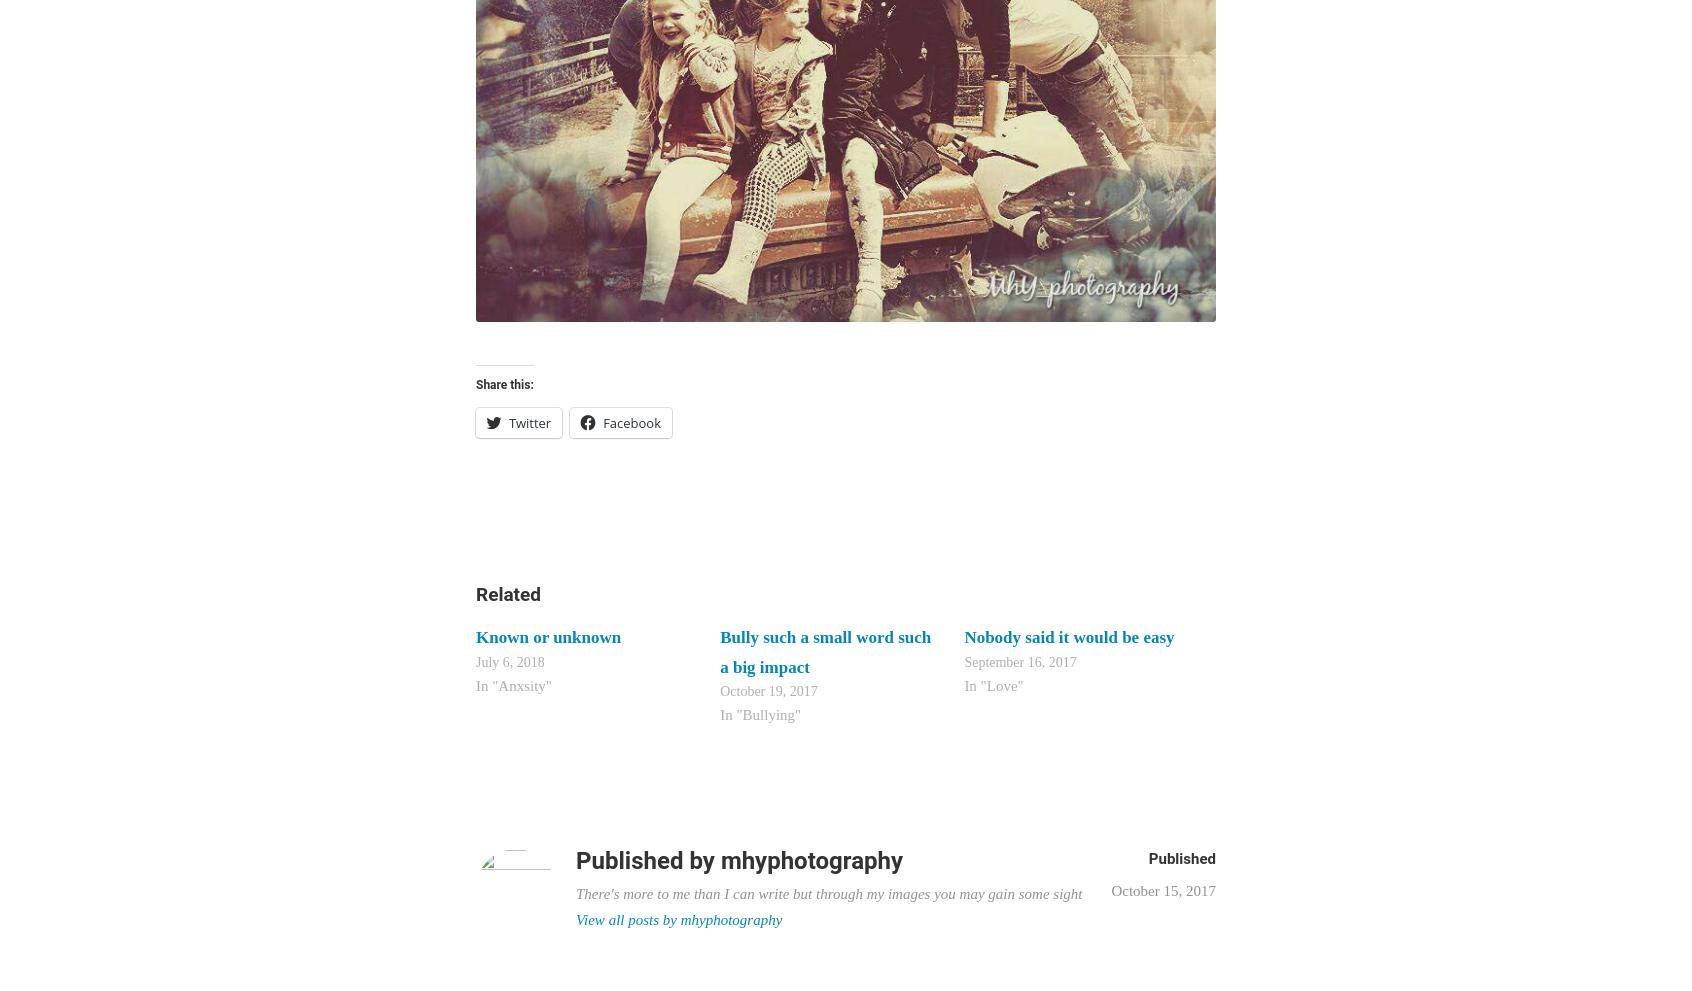 This screenshot has width=1692, height=991. What do you see at coordinates (1162, 891) in the screenshot?
I see `'October 15, 2017'` at bounding box center [1162, 891].